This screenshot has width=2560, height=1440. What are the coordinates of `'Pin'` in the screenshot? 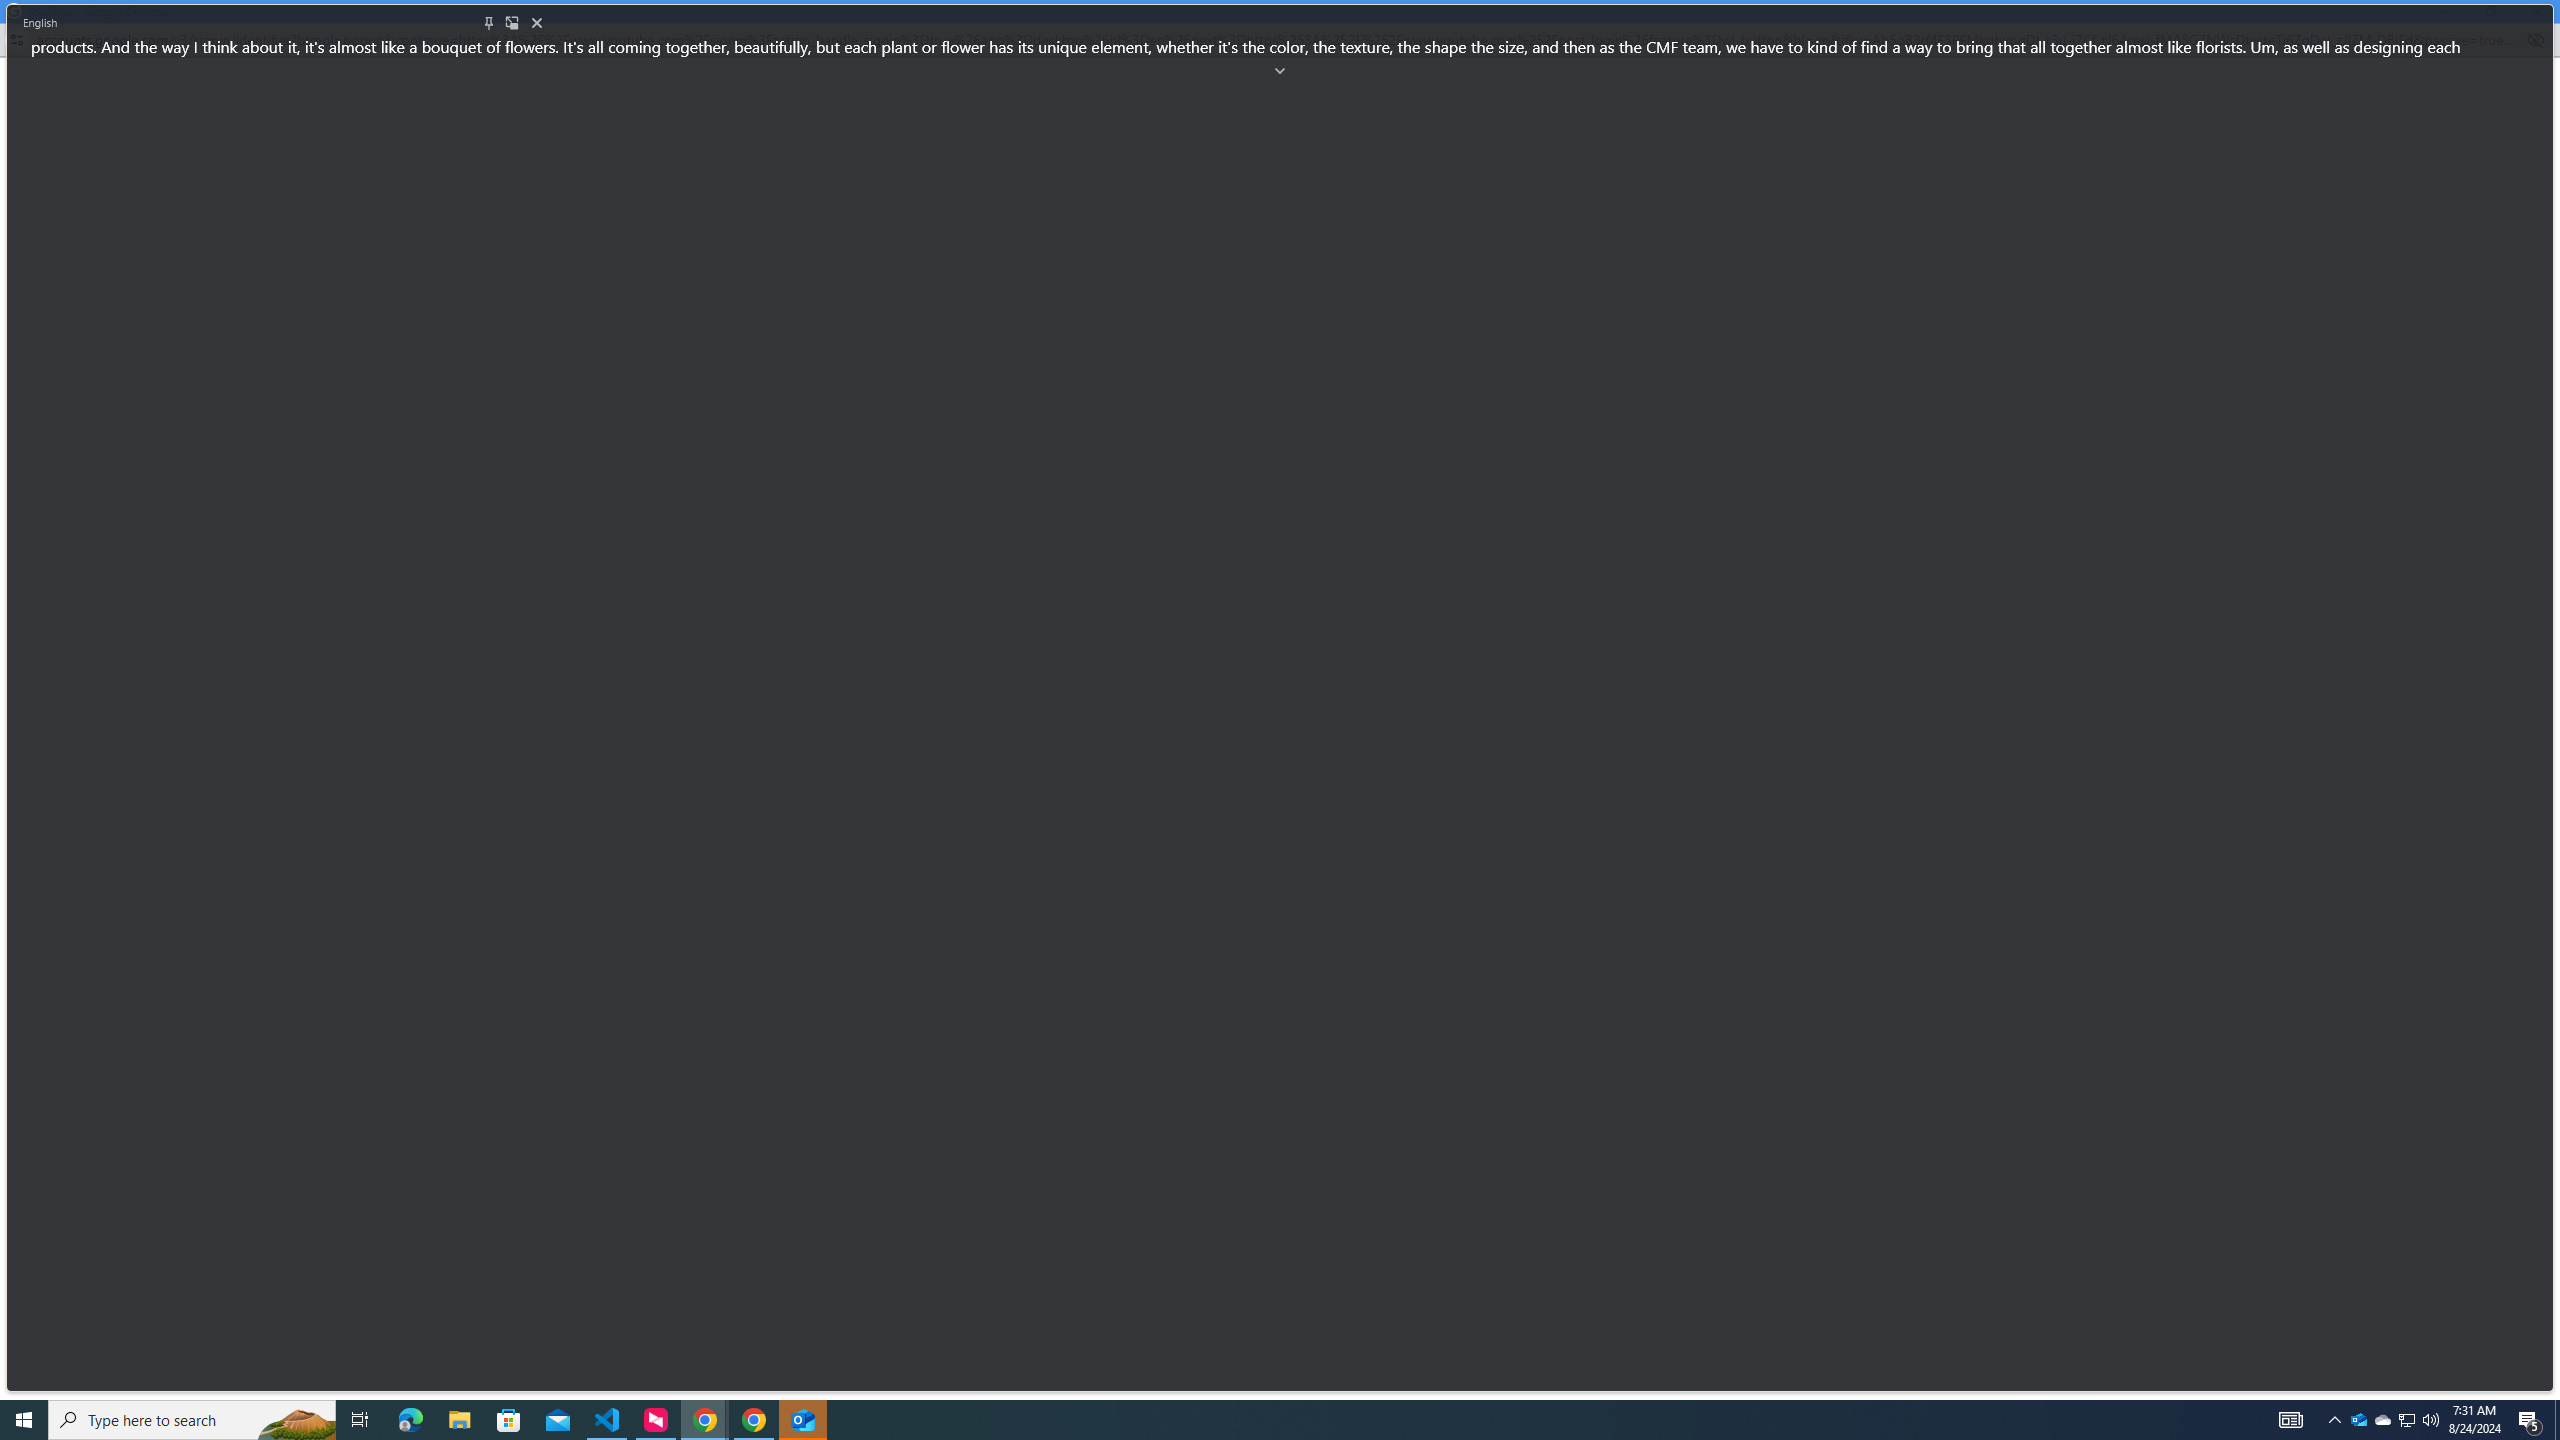 It's located at (488, 22).